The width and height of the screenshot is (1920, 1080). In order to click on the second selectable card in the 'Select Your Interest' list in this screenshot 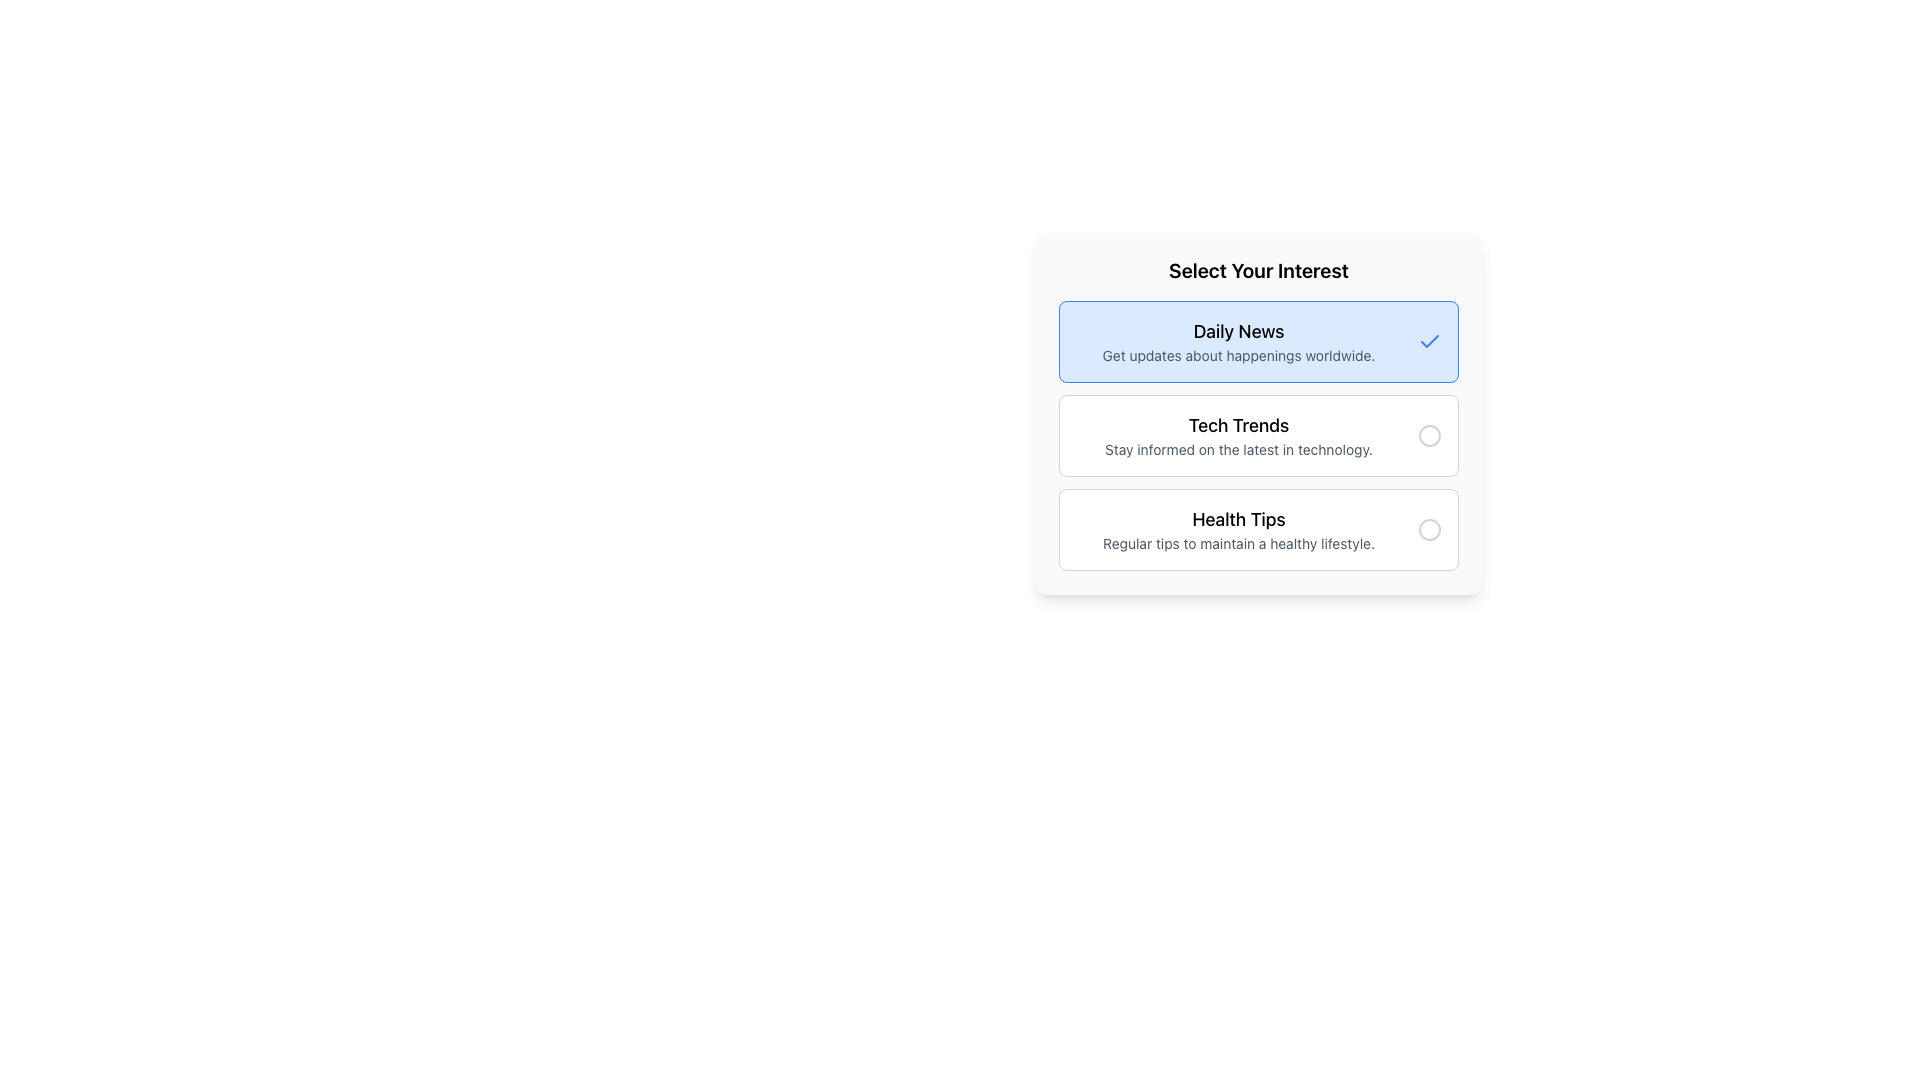, I will do `click(1257, 434)`.